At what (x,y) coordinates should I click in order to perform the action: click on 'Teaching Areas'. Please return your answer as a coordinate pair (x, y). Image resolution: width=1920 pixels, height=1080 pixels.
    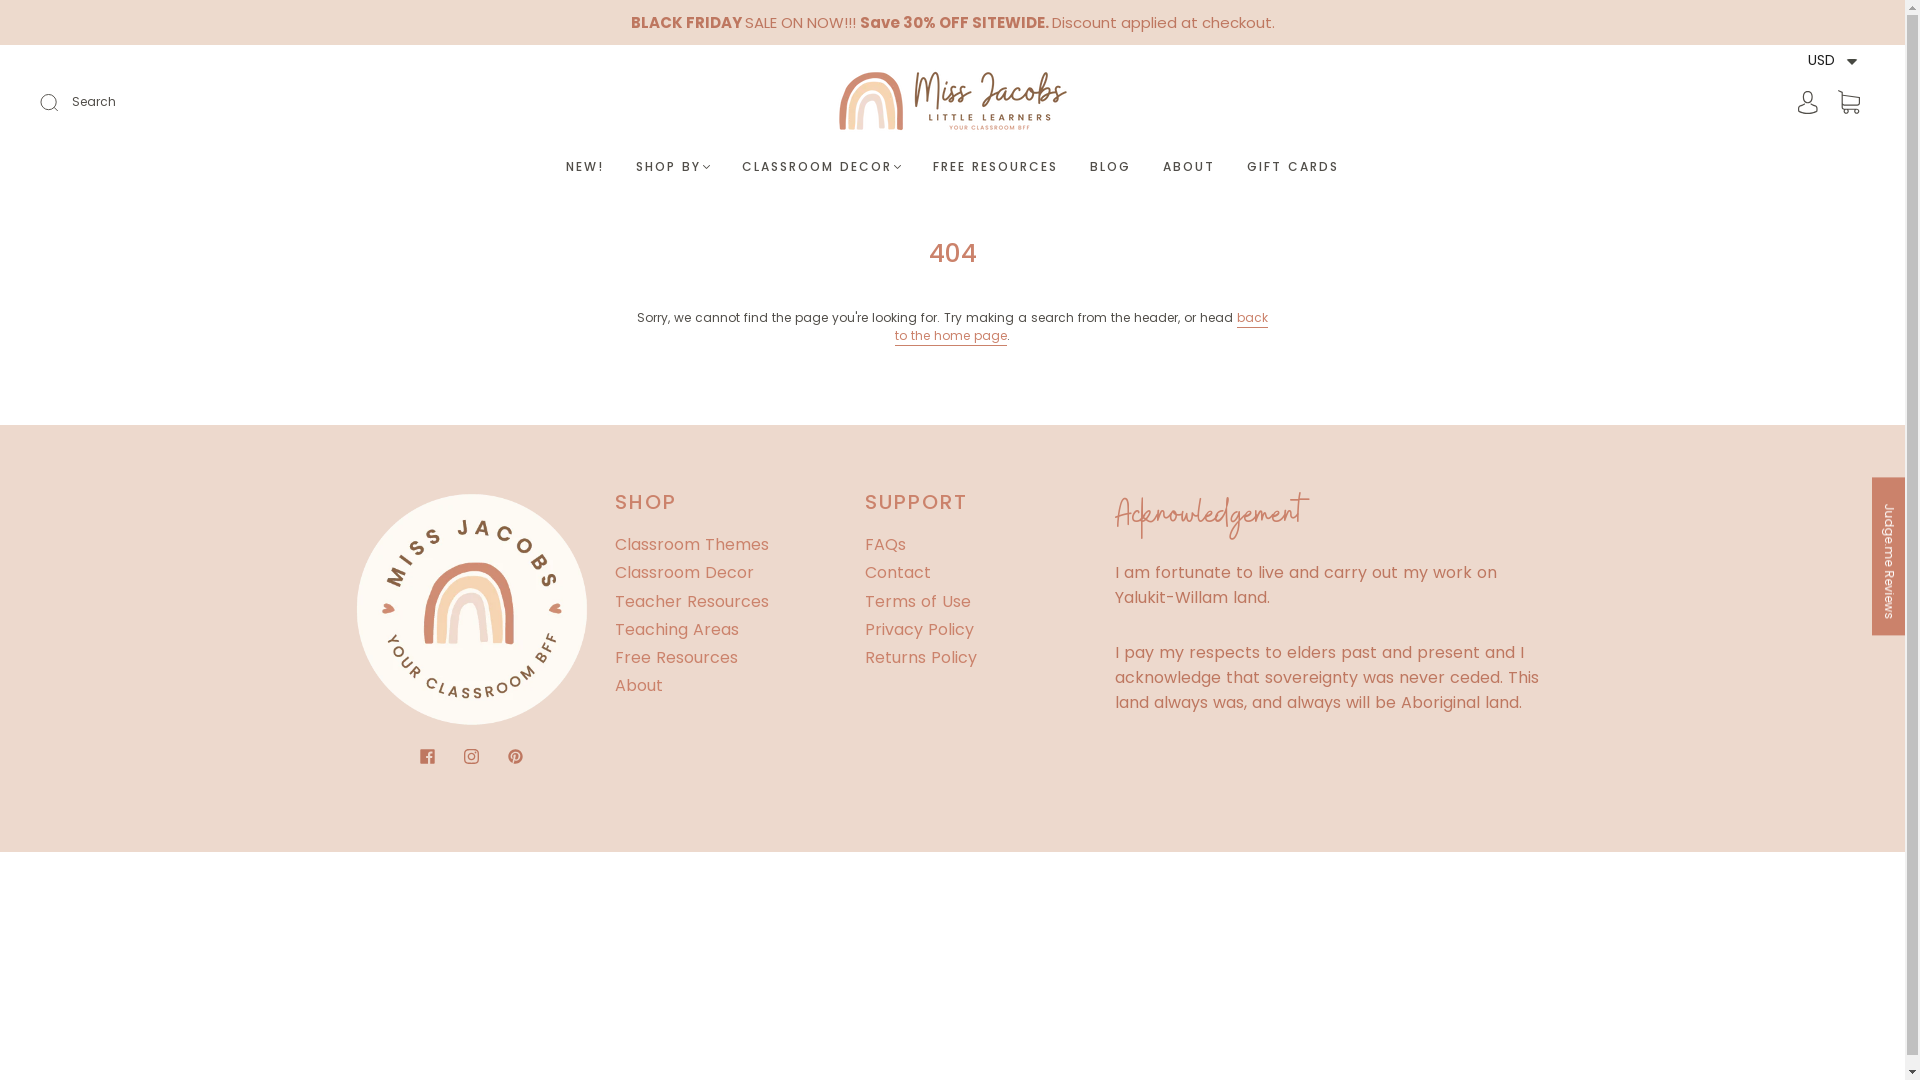
    Looking at the image, I should click on (613, 628).